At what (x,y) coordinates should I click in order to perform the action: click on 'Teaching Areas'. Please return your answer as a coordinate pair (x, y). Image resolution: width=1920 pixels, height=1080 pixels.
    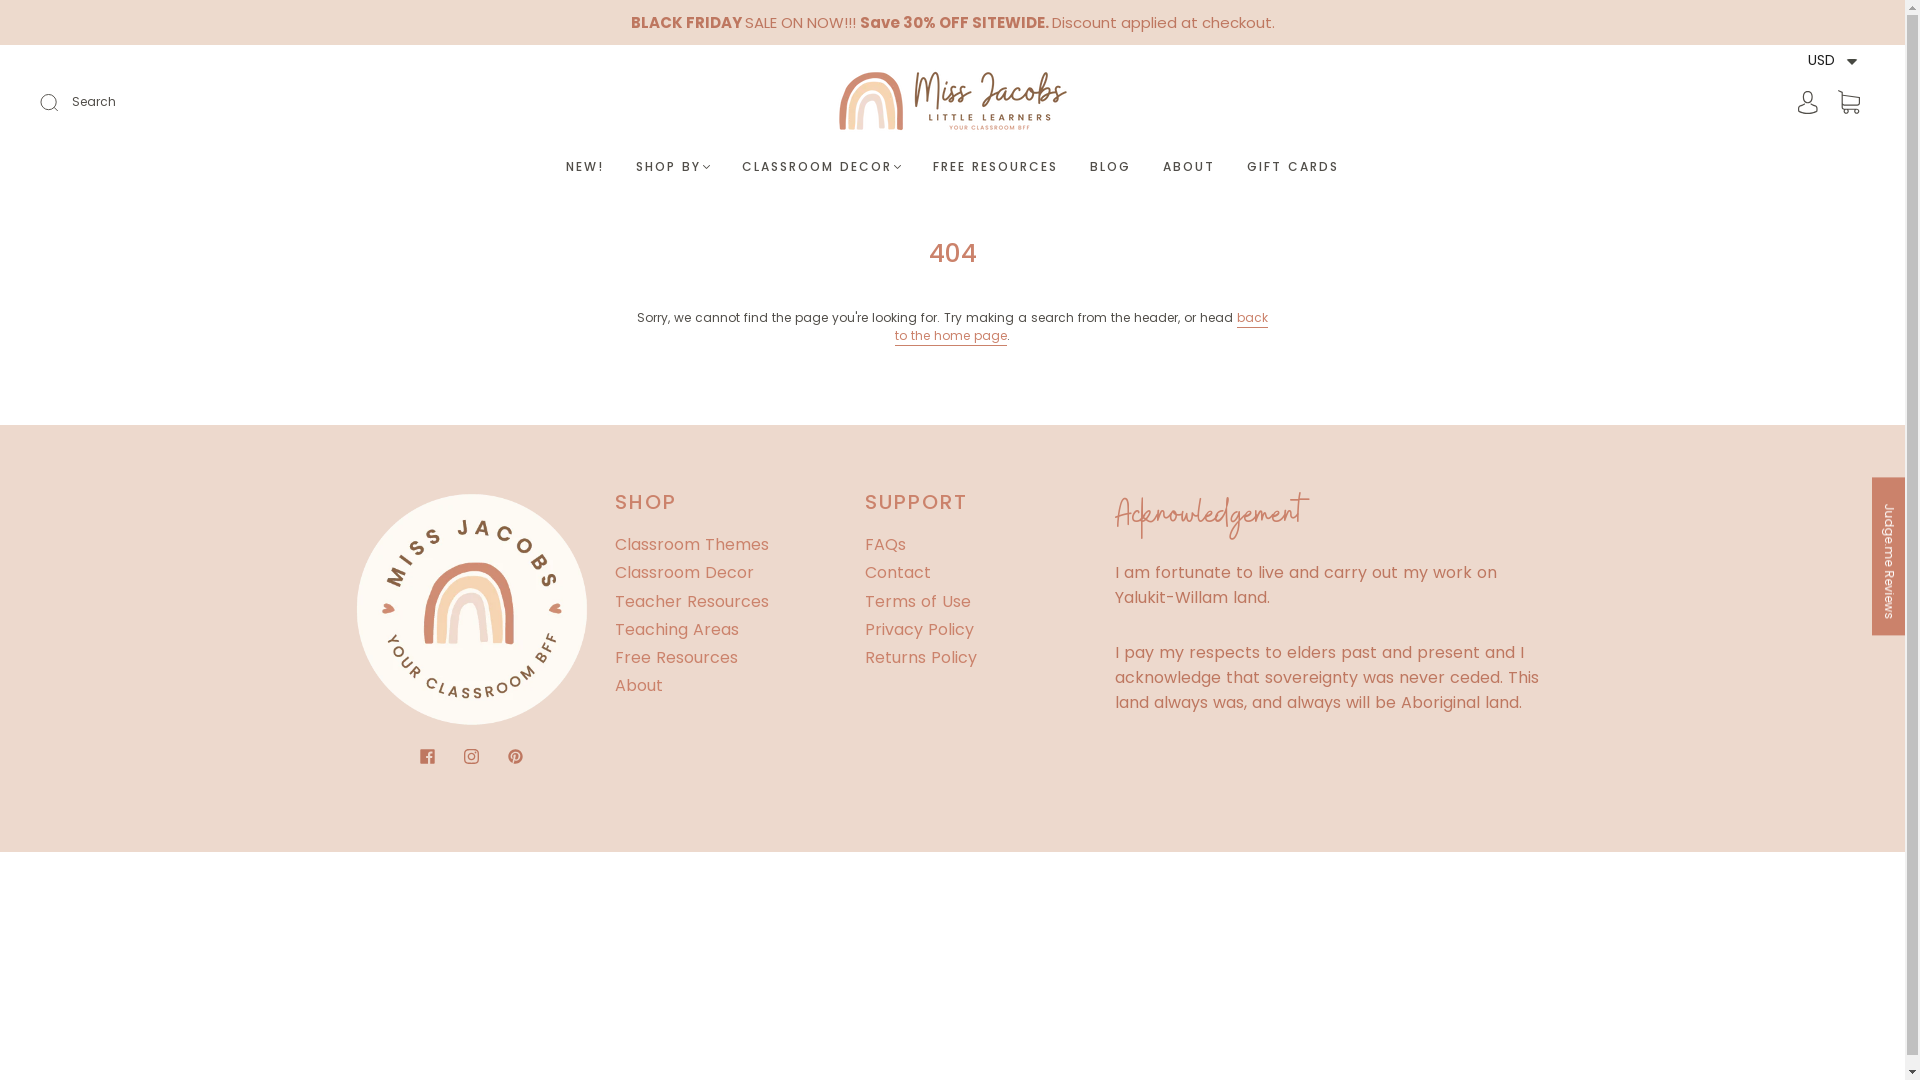
    Looking at the image, I should click on (613, 628).